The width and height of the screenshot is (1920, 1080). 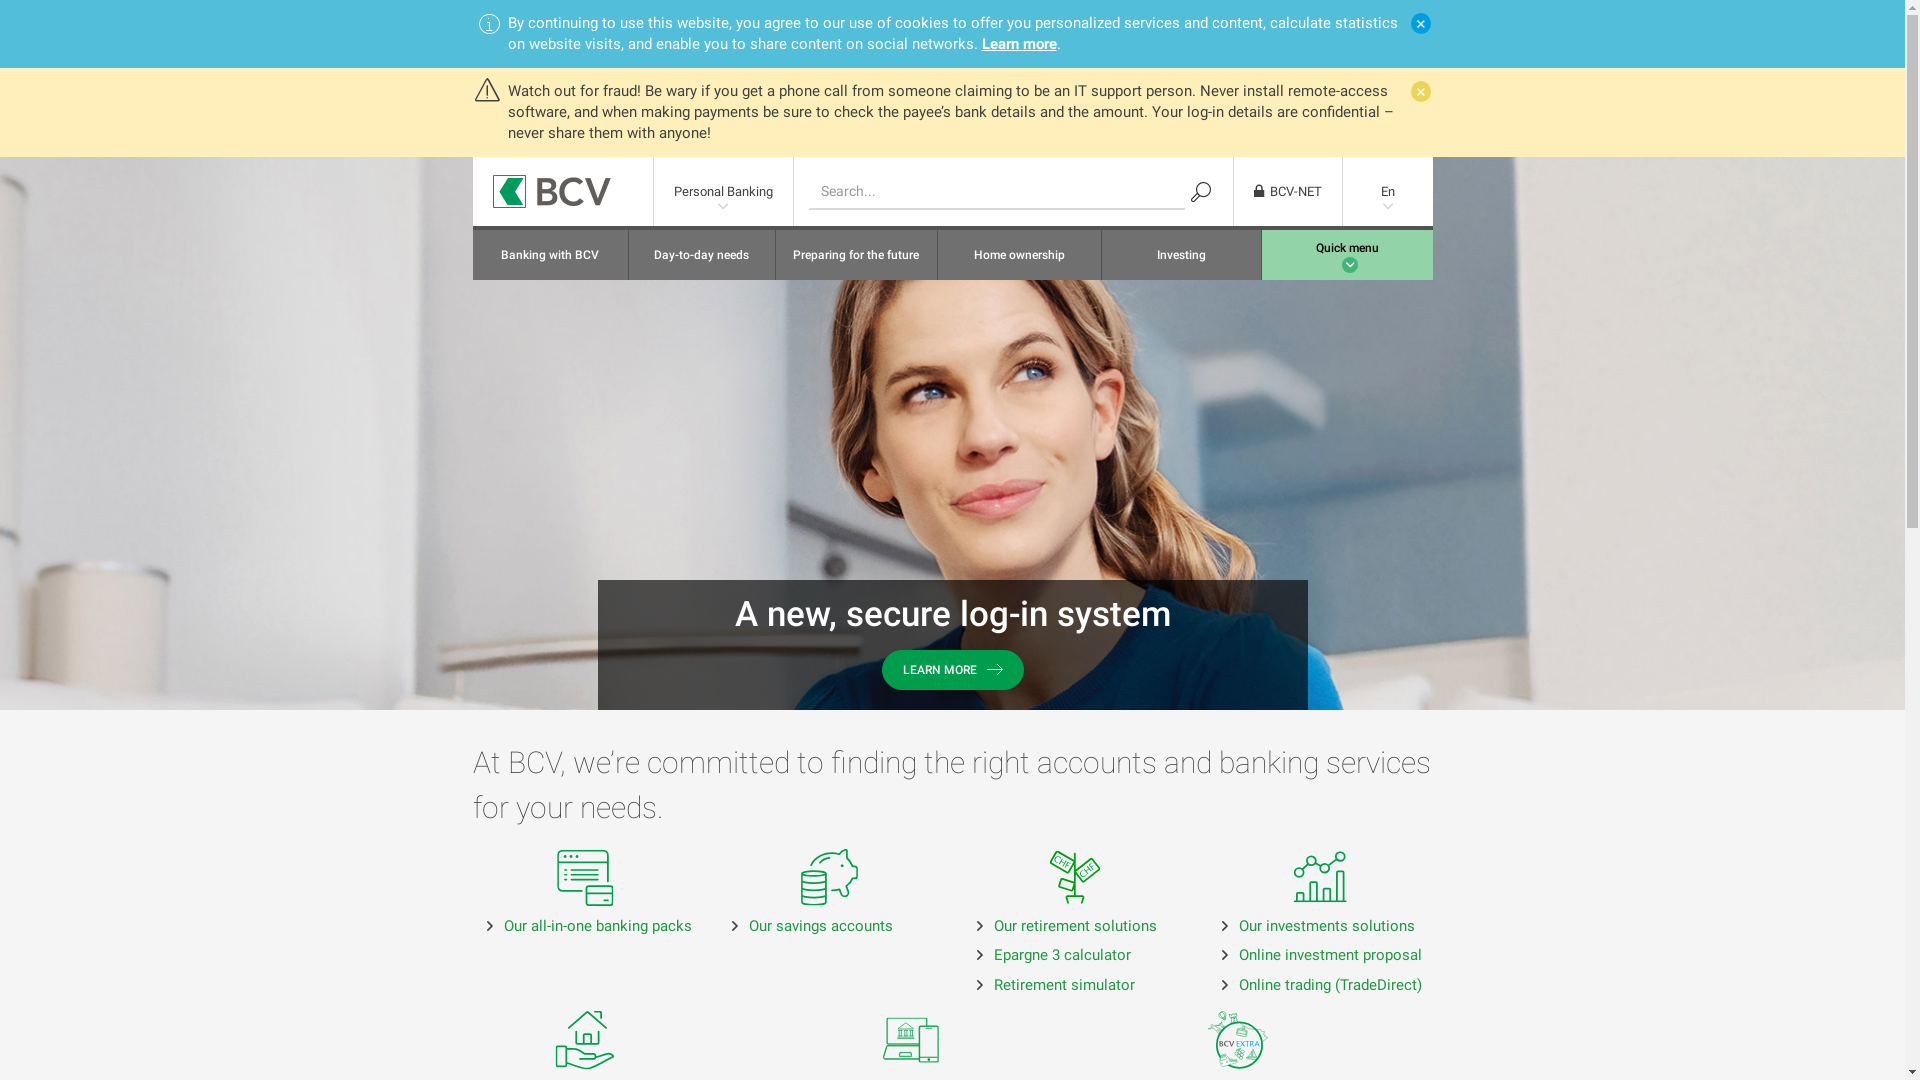 I want to click on 'Online trading (TradeDirect)', so click(x=1237, y=983).